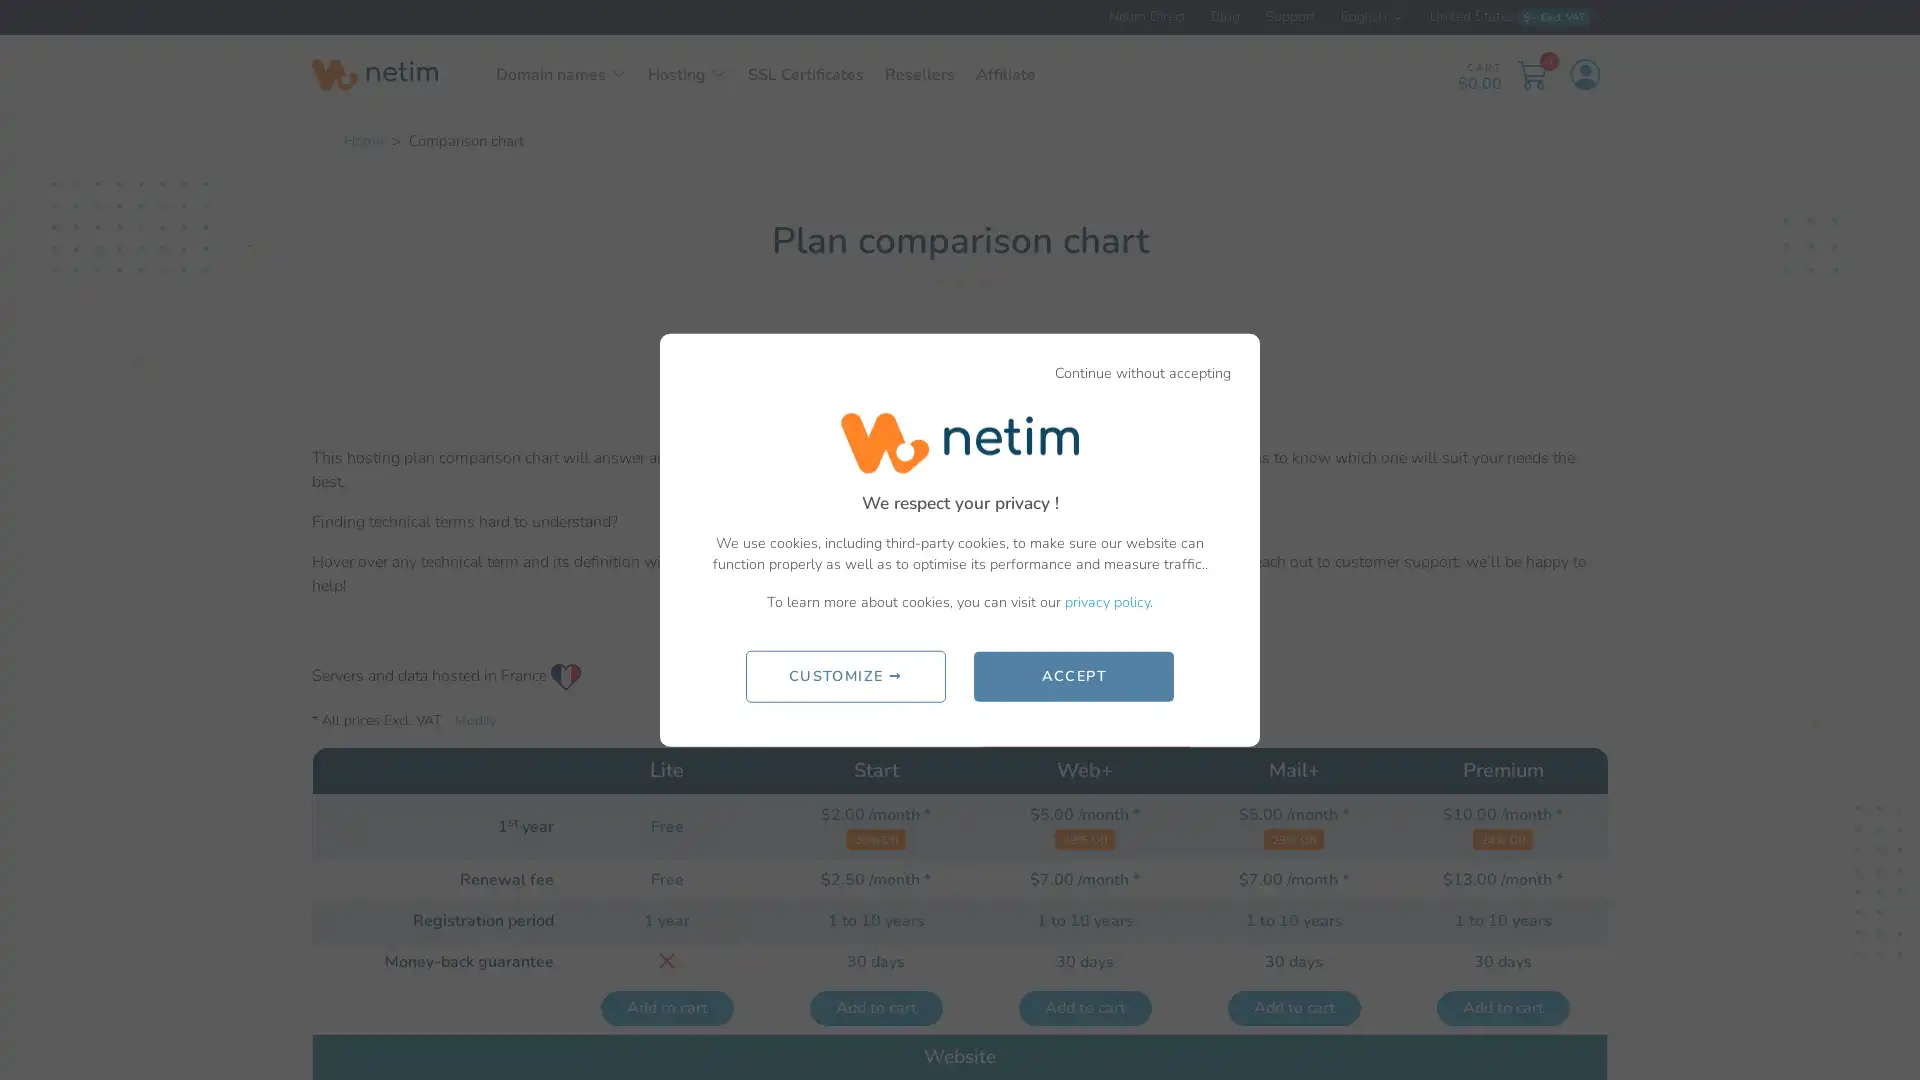  Describe the element at coordinates (844, 675) in the screenshot. I see `CUSTOMIZE` at that location.